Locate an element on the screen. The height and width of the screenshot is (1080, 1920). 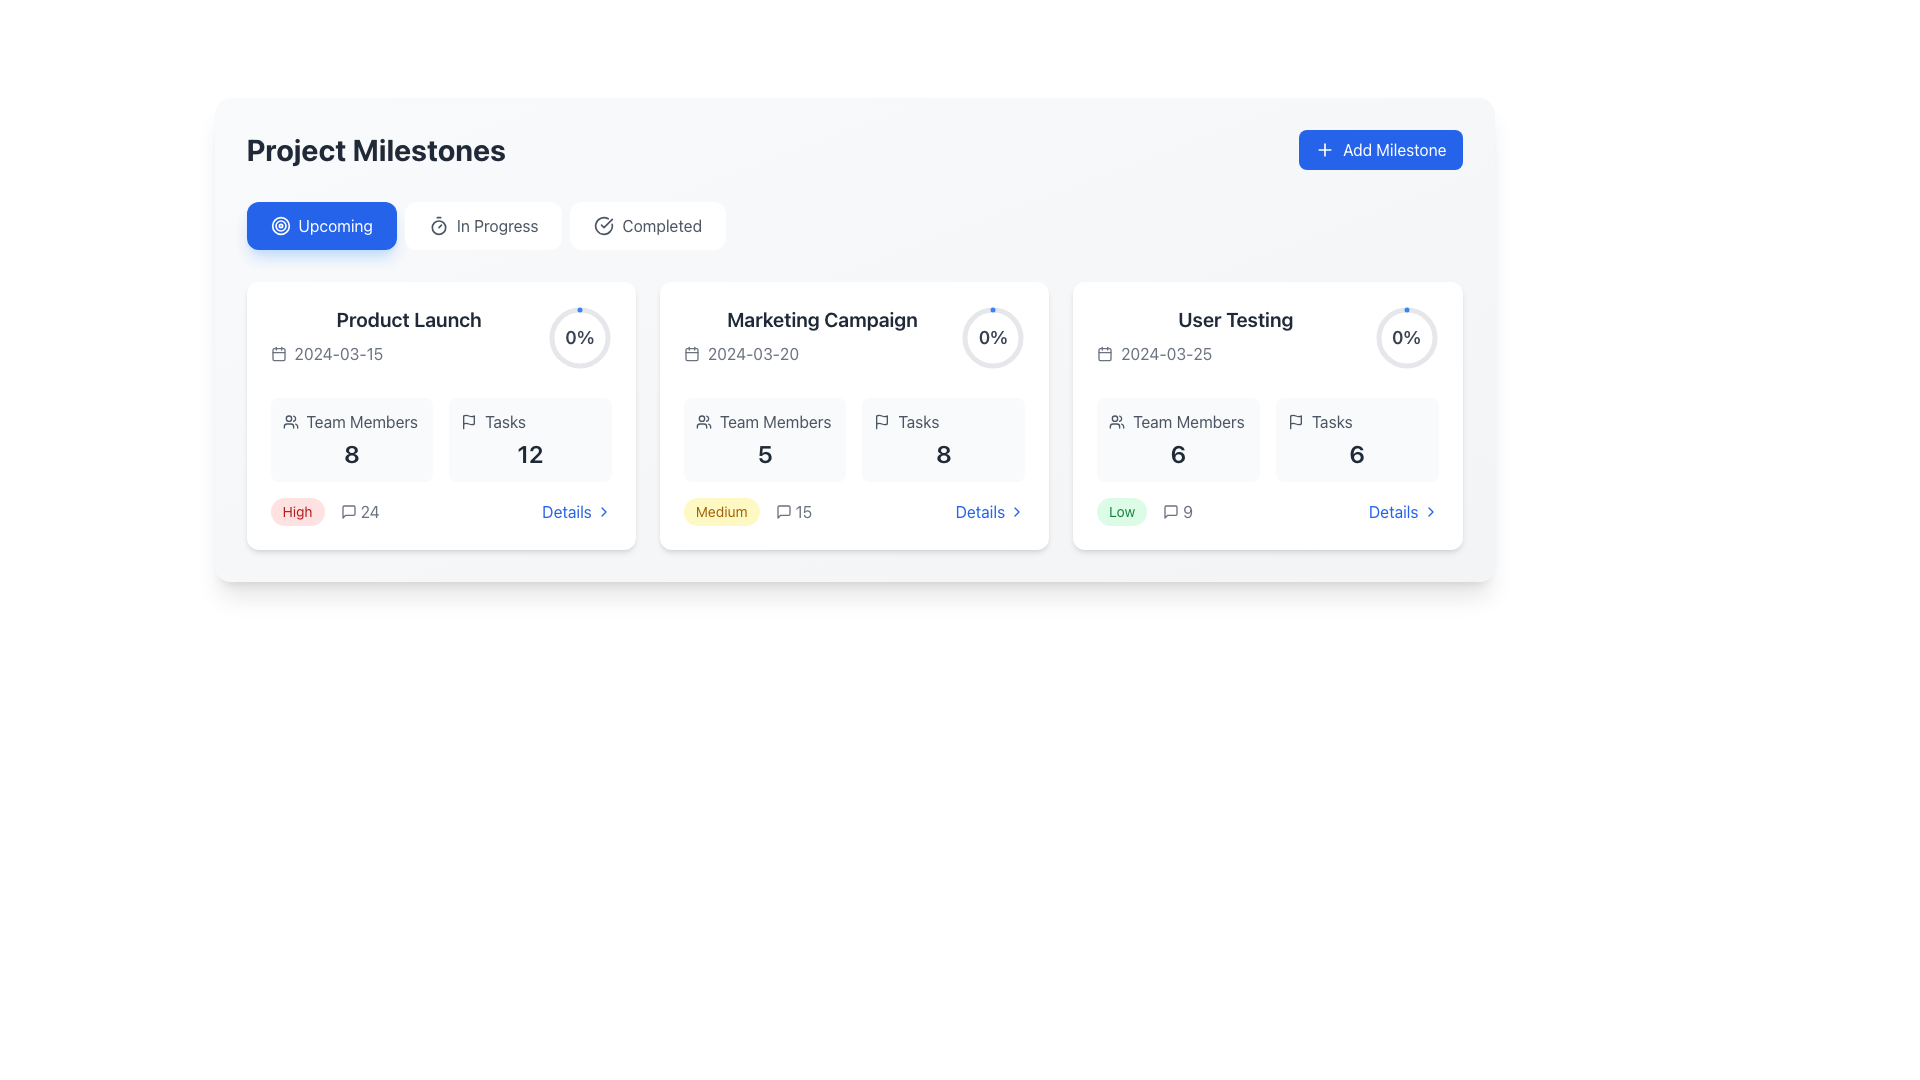
'Details' interactive link with icon located at the bottom-right corner of the 'Product Launch' card for accessibility testing is located at coordinates (575, 511).